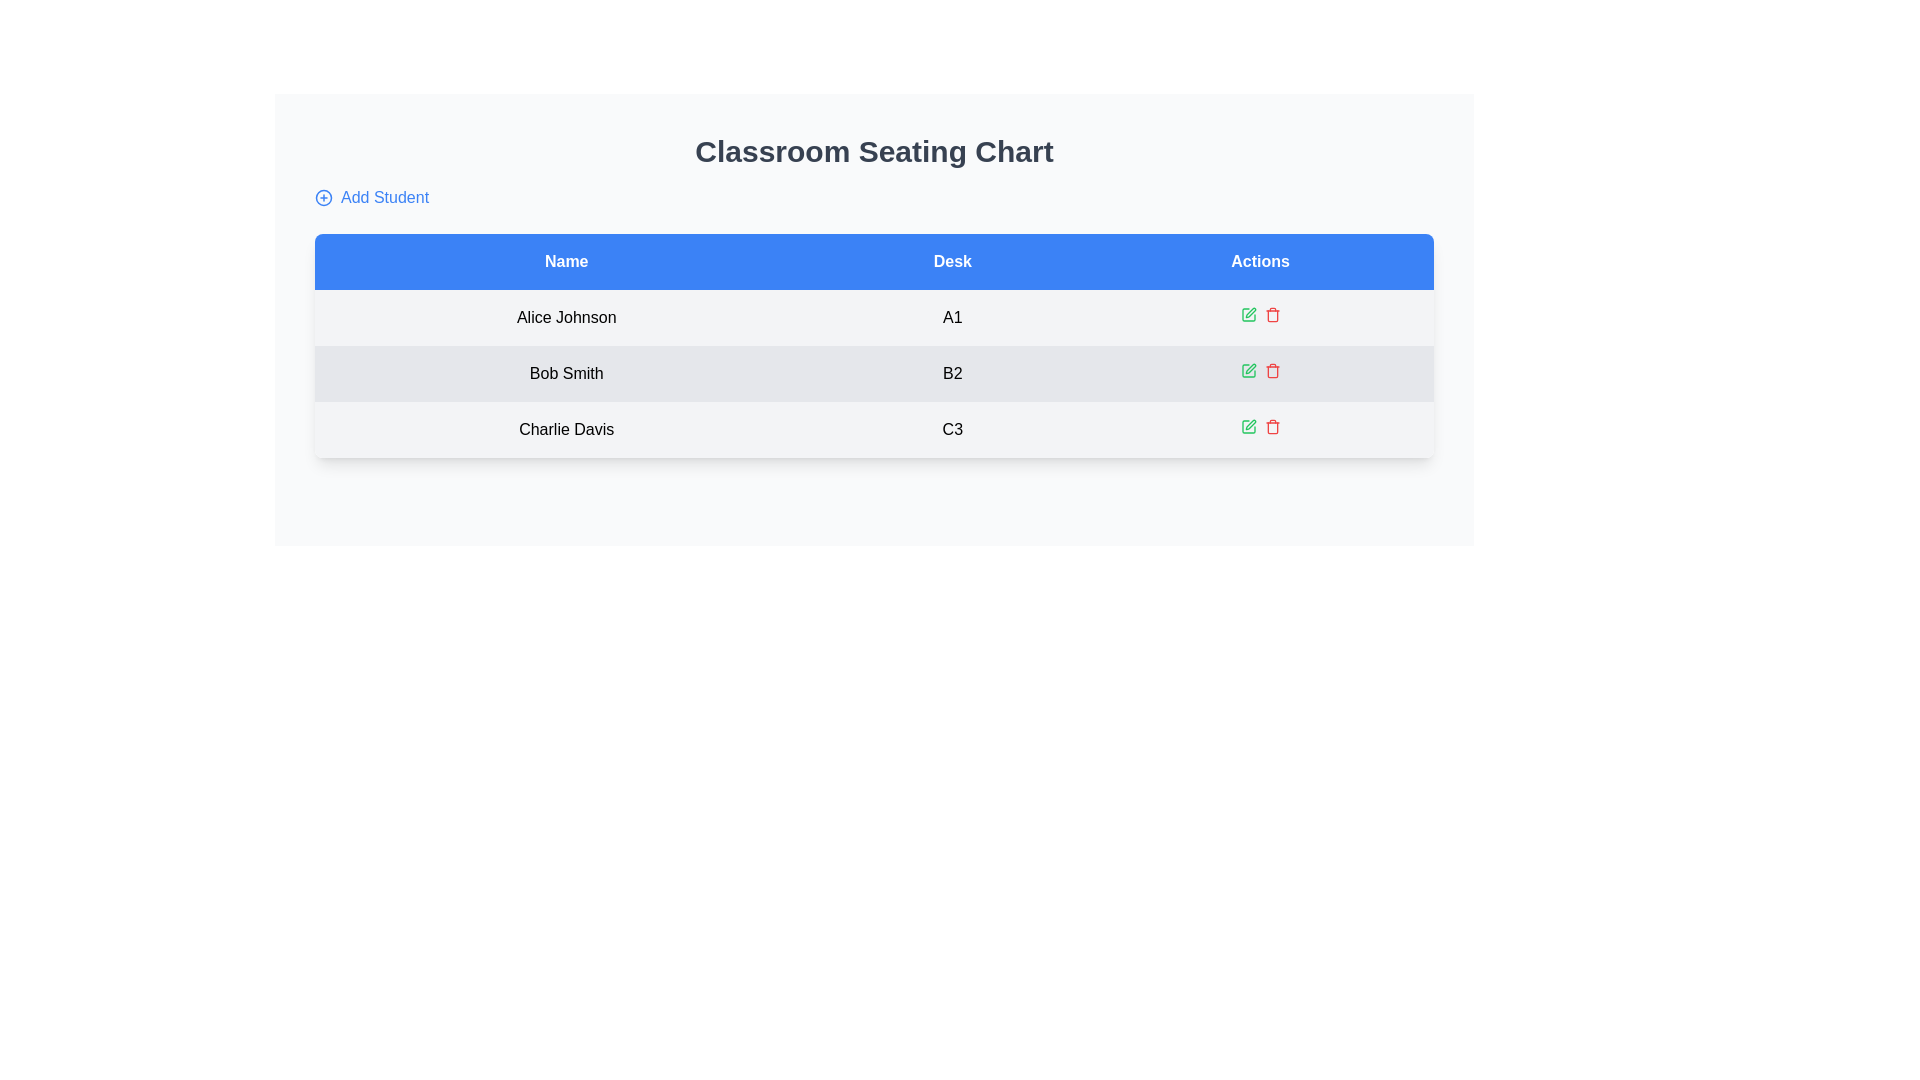 The height and width of the screenshot is (1080, 1920). I want to click on the desk label 'B2' associated with 'Bob Smith', so click(951, 374).